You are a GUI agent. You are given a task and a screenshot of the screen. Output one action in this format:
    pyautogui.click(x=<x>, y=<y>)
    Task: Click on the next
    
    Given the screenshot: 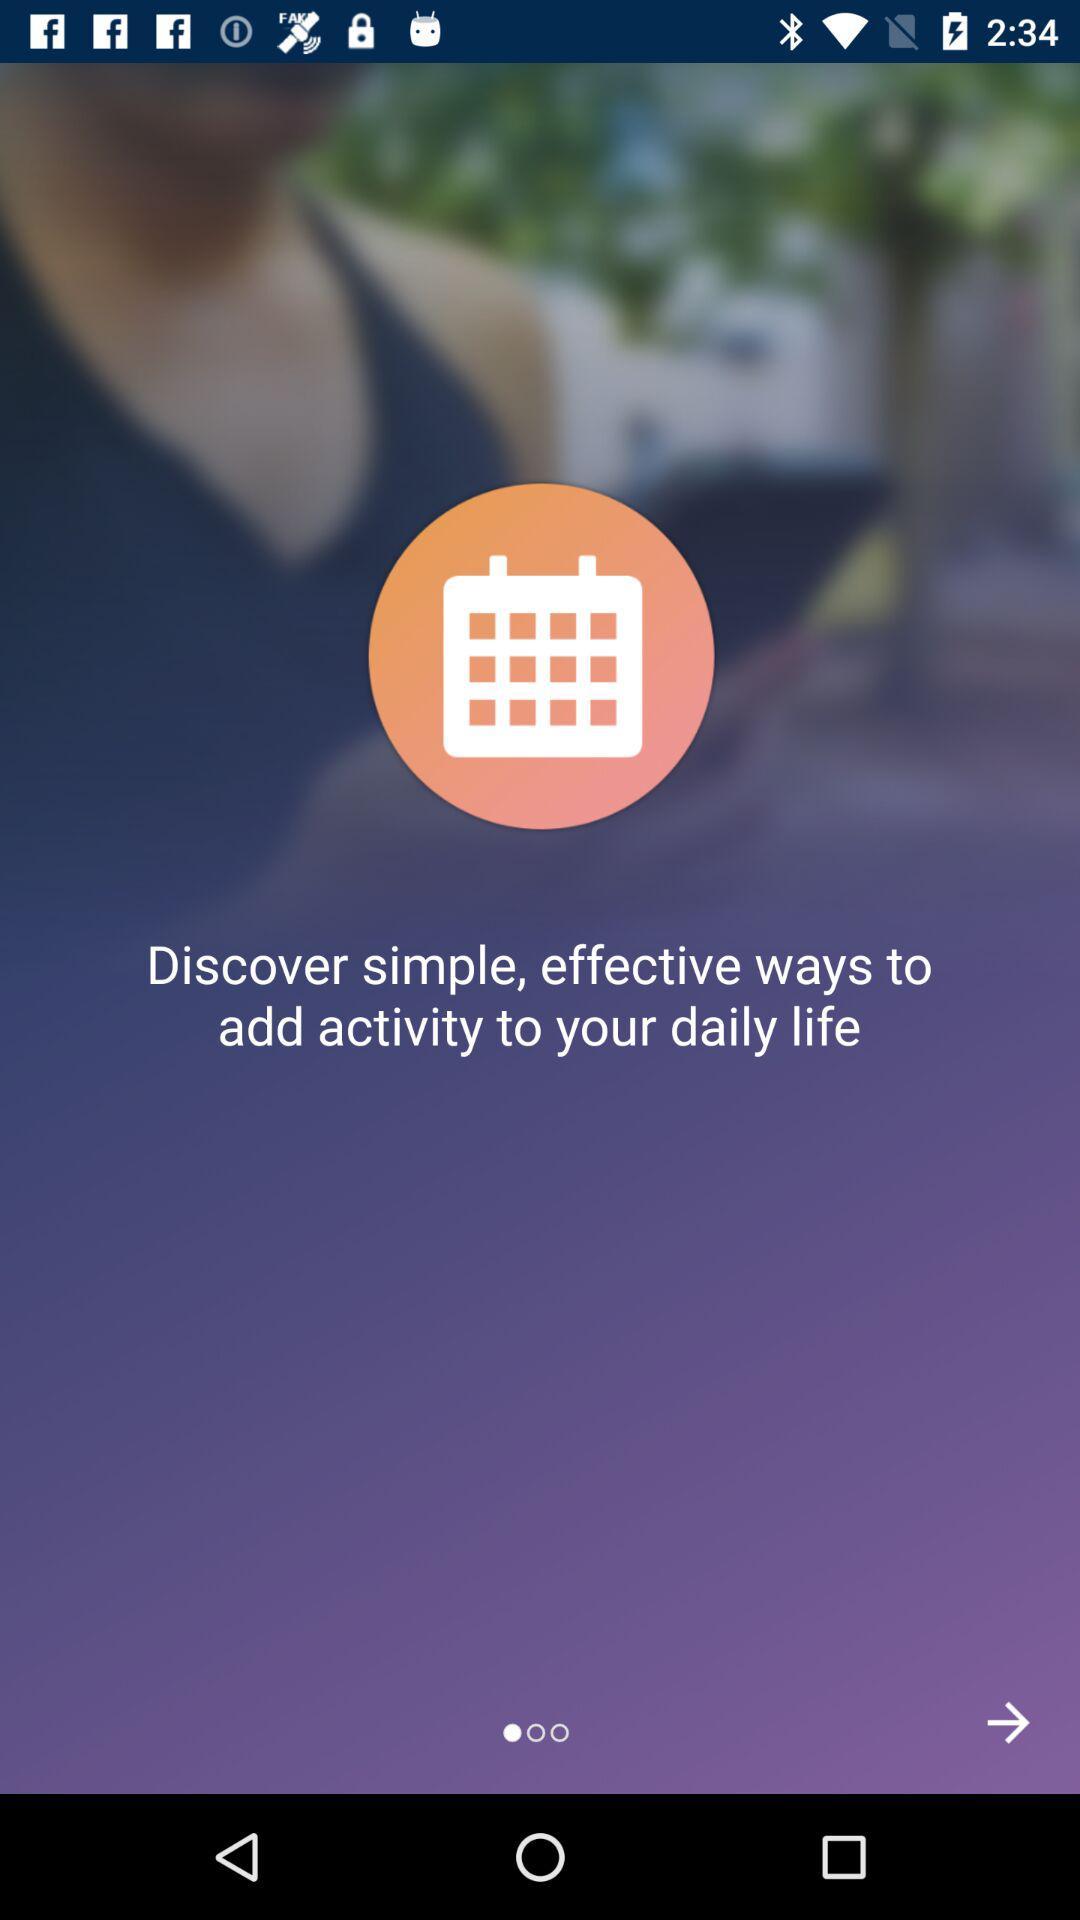 What is the action you would take?
    pyautogui.click(x=1008, y=1721)
    